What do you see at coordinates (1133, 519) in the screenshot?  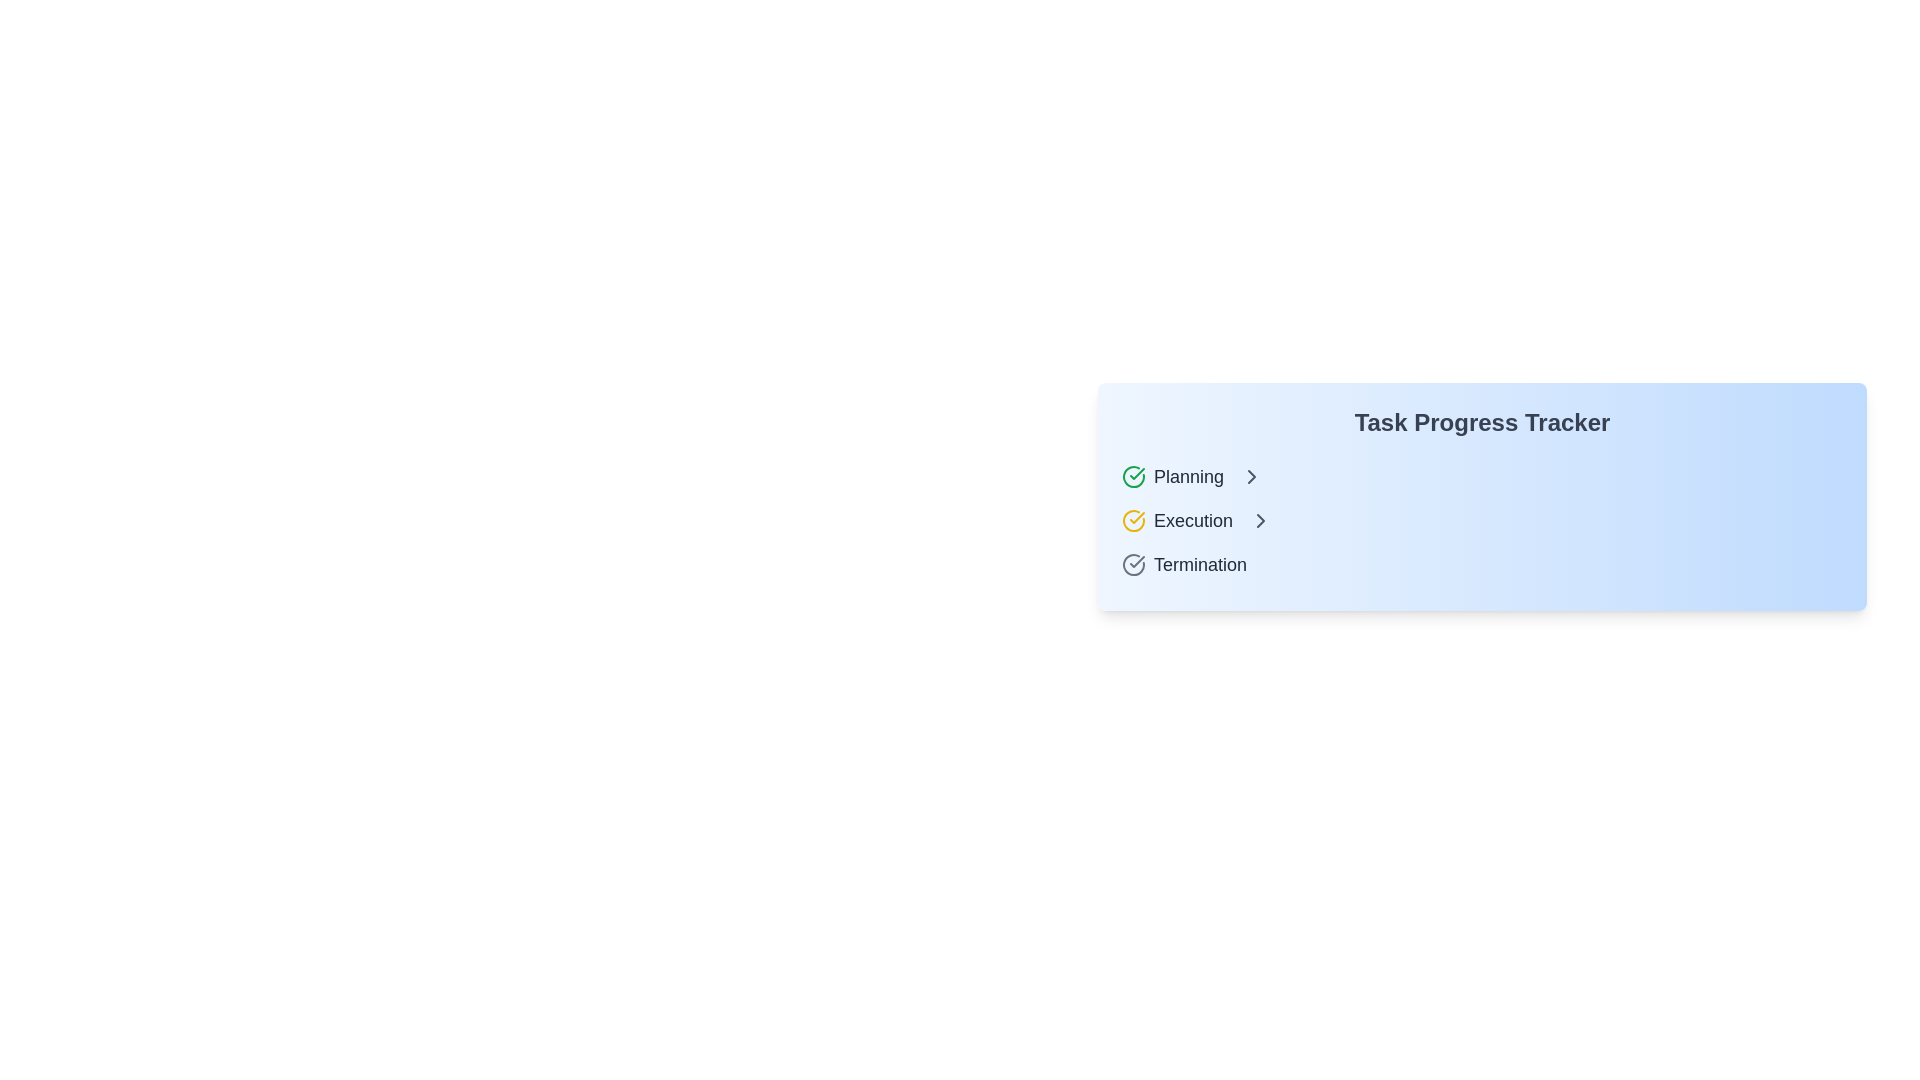 I see `the visual styling of the leftmost icon next to the 'Execution' label in the task tracker, which indicates the status of the 'Execution' task` at bounding box center [1133, 519].